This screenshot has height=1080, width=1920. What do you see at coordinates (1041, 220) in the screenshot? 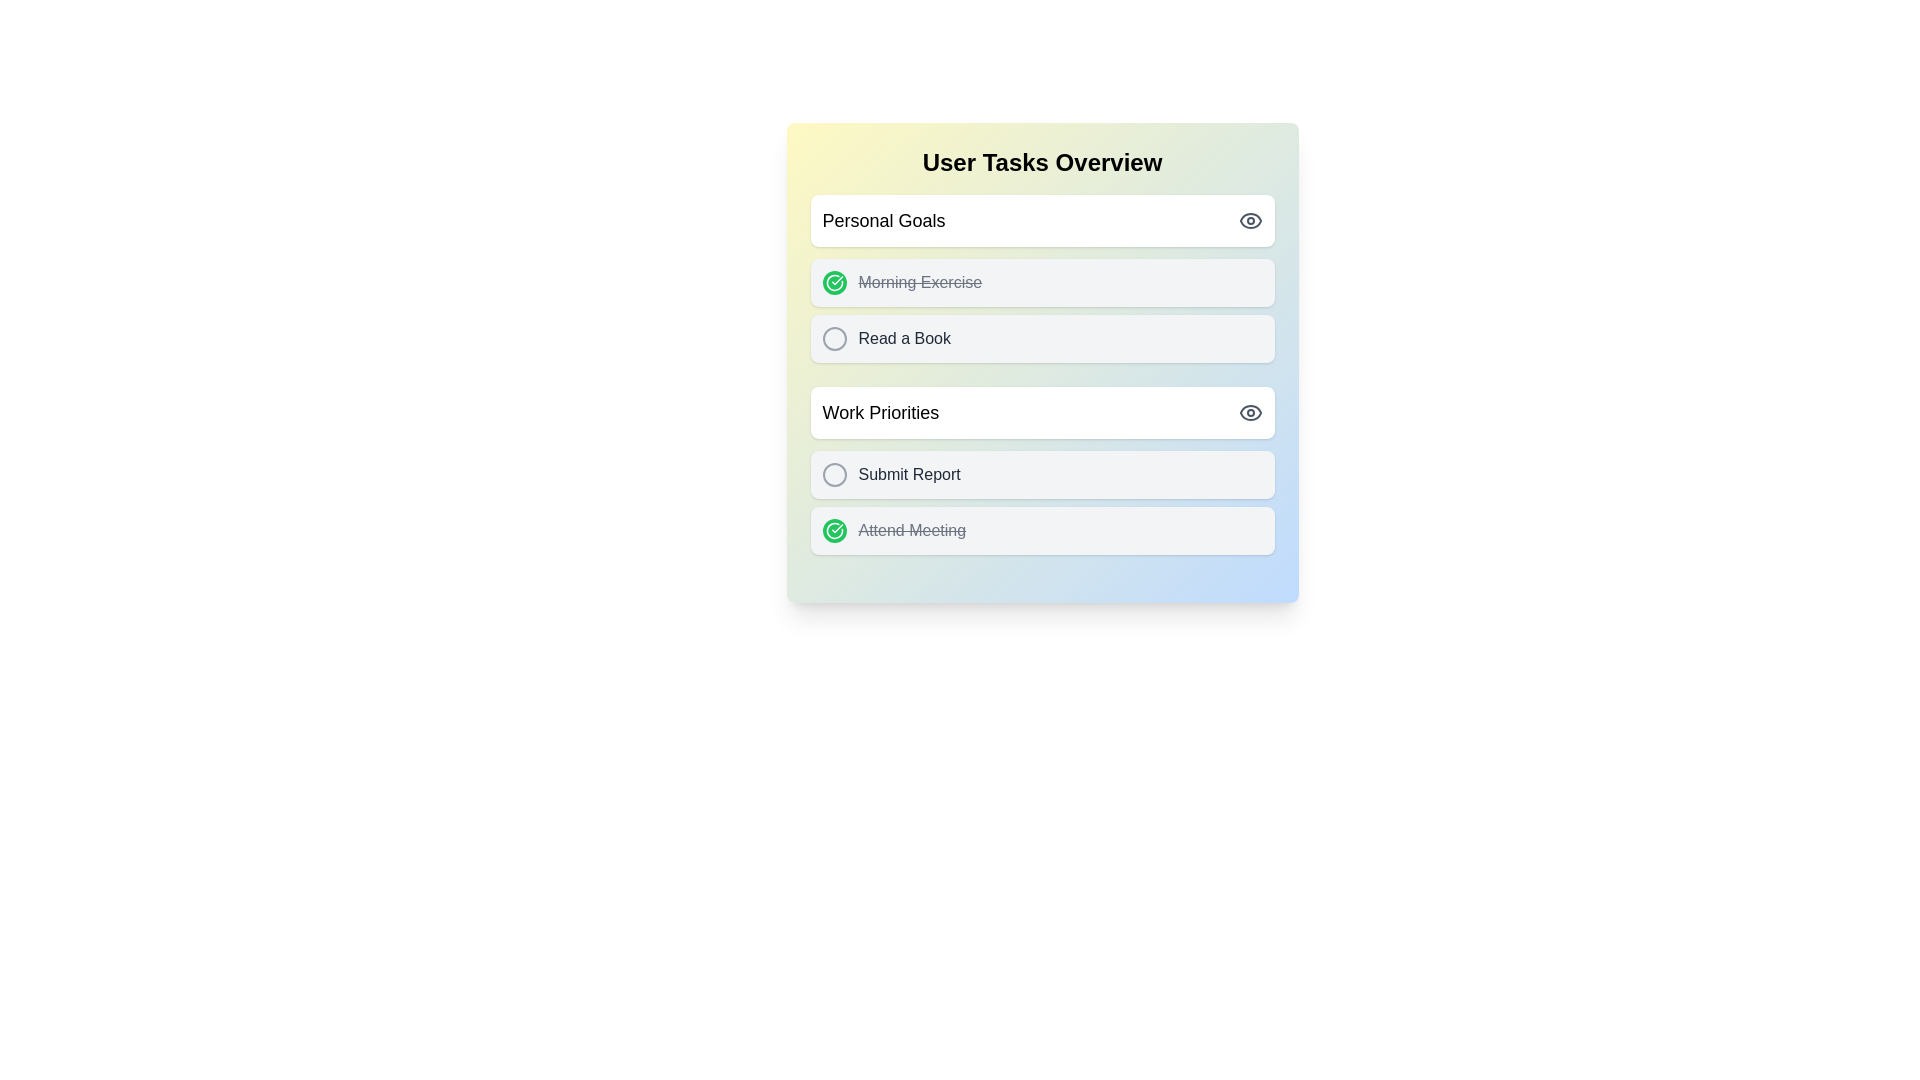
I see `the 'Personal Goals' category header with eye icon` at bounding box center [1041, 220].